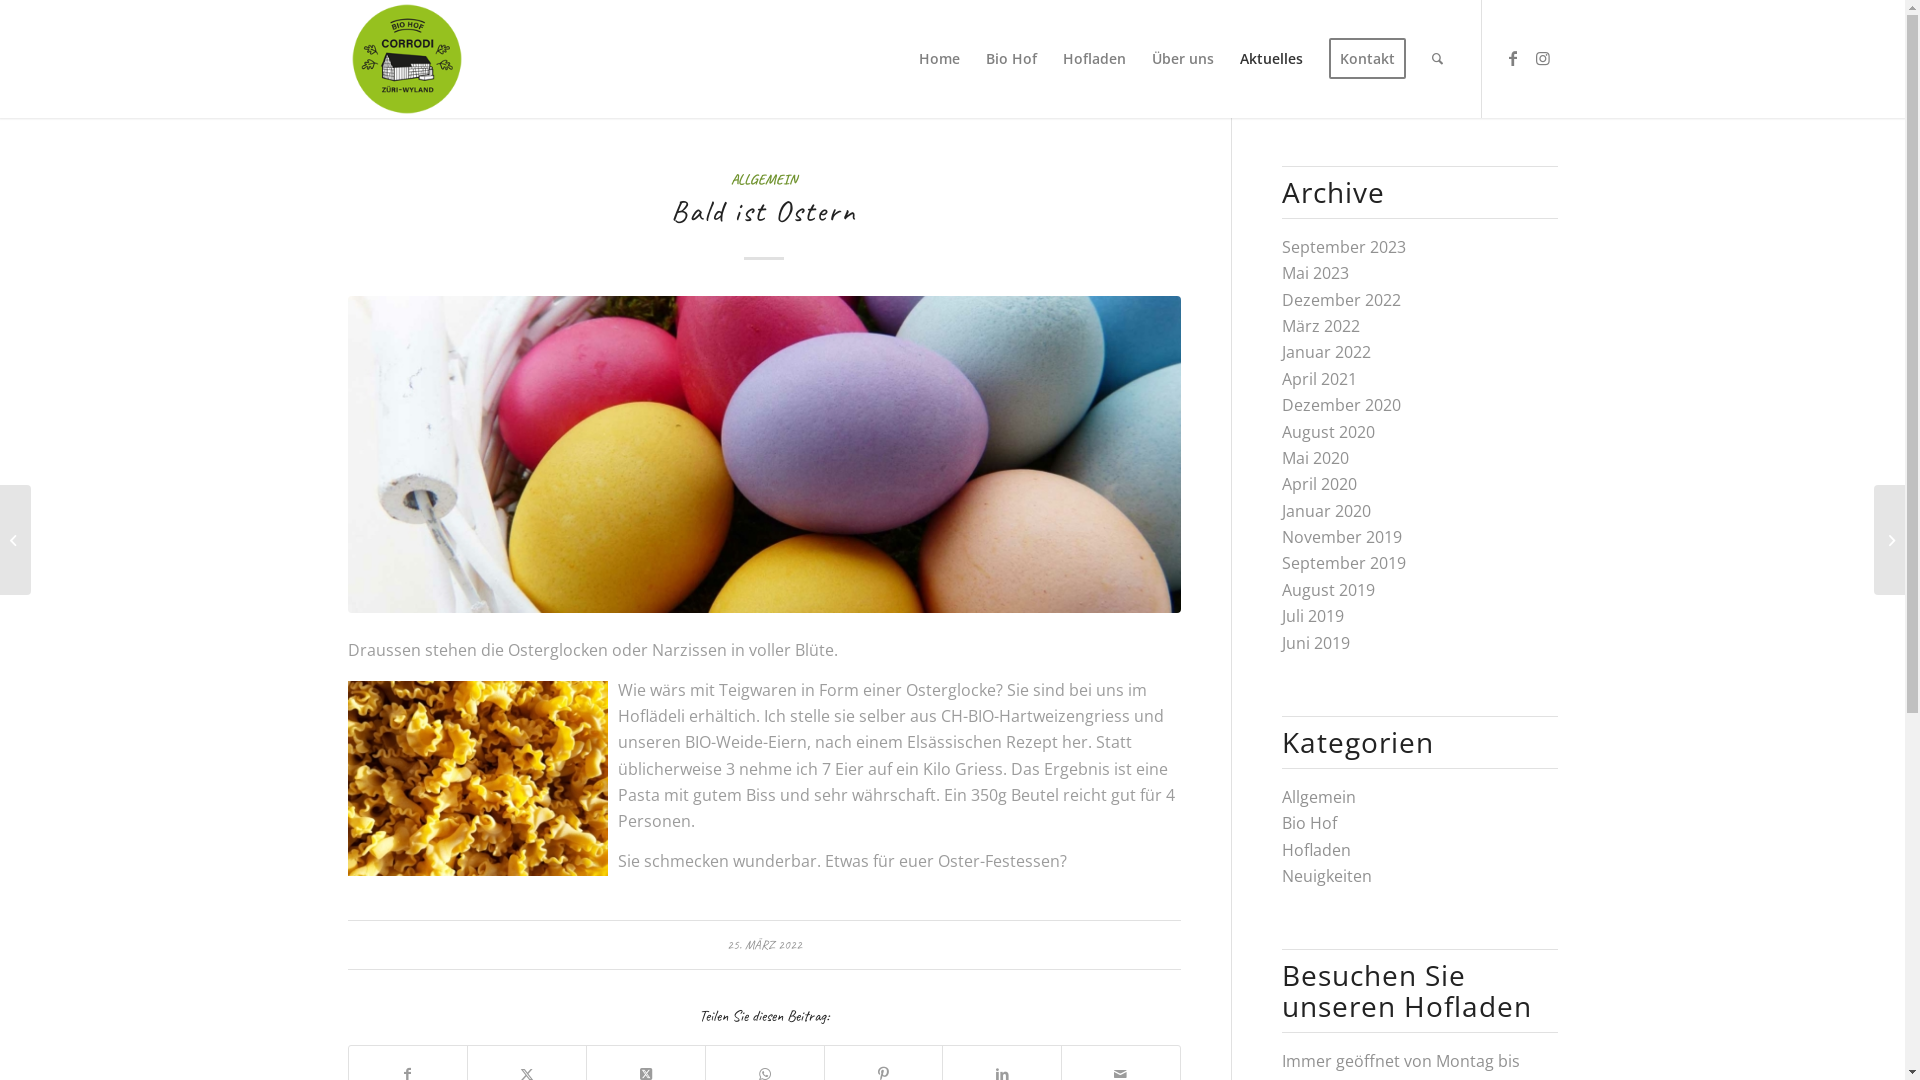  Describe the element at coordinates (1341, 300) in the screenshot. I see `'Dezember 2022'` at that location.